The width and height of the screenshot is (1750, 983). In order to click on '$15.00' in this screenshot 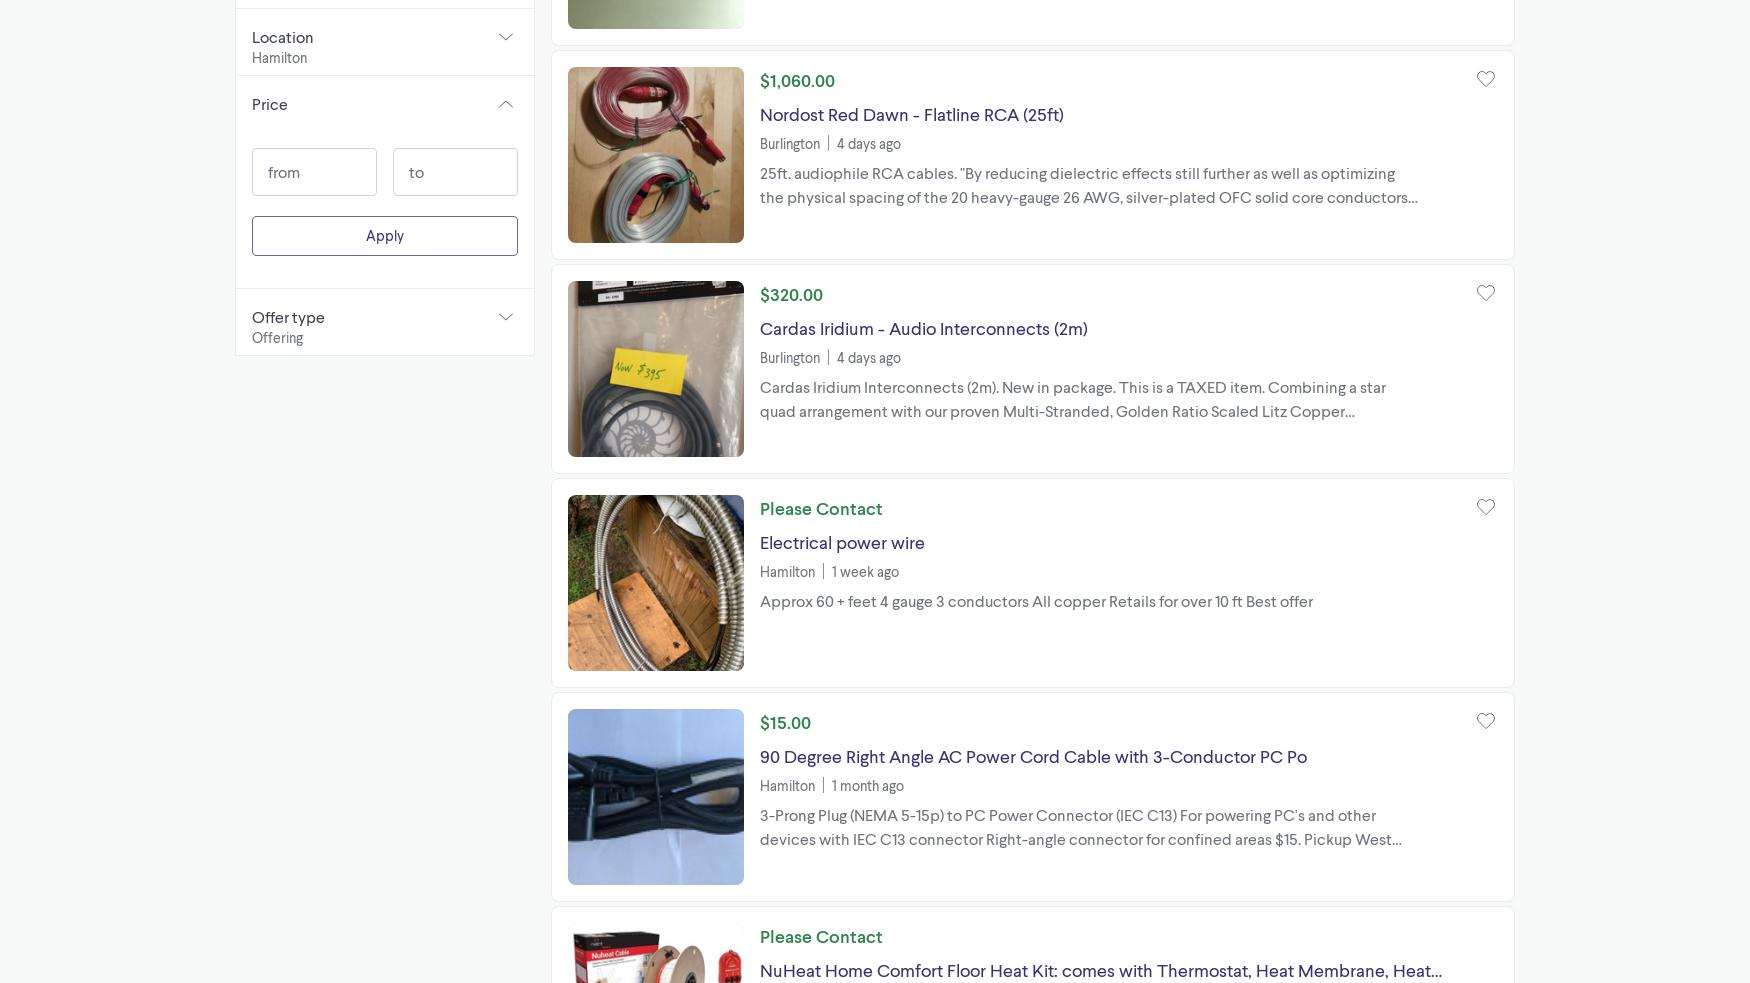, I will do `click(784, 721)`.